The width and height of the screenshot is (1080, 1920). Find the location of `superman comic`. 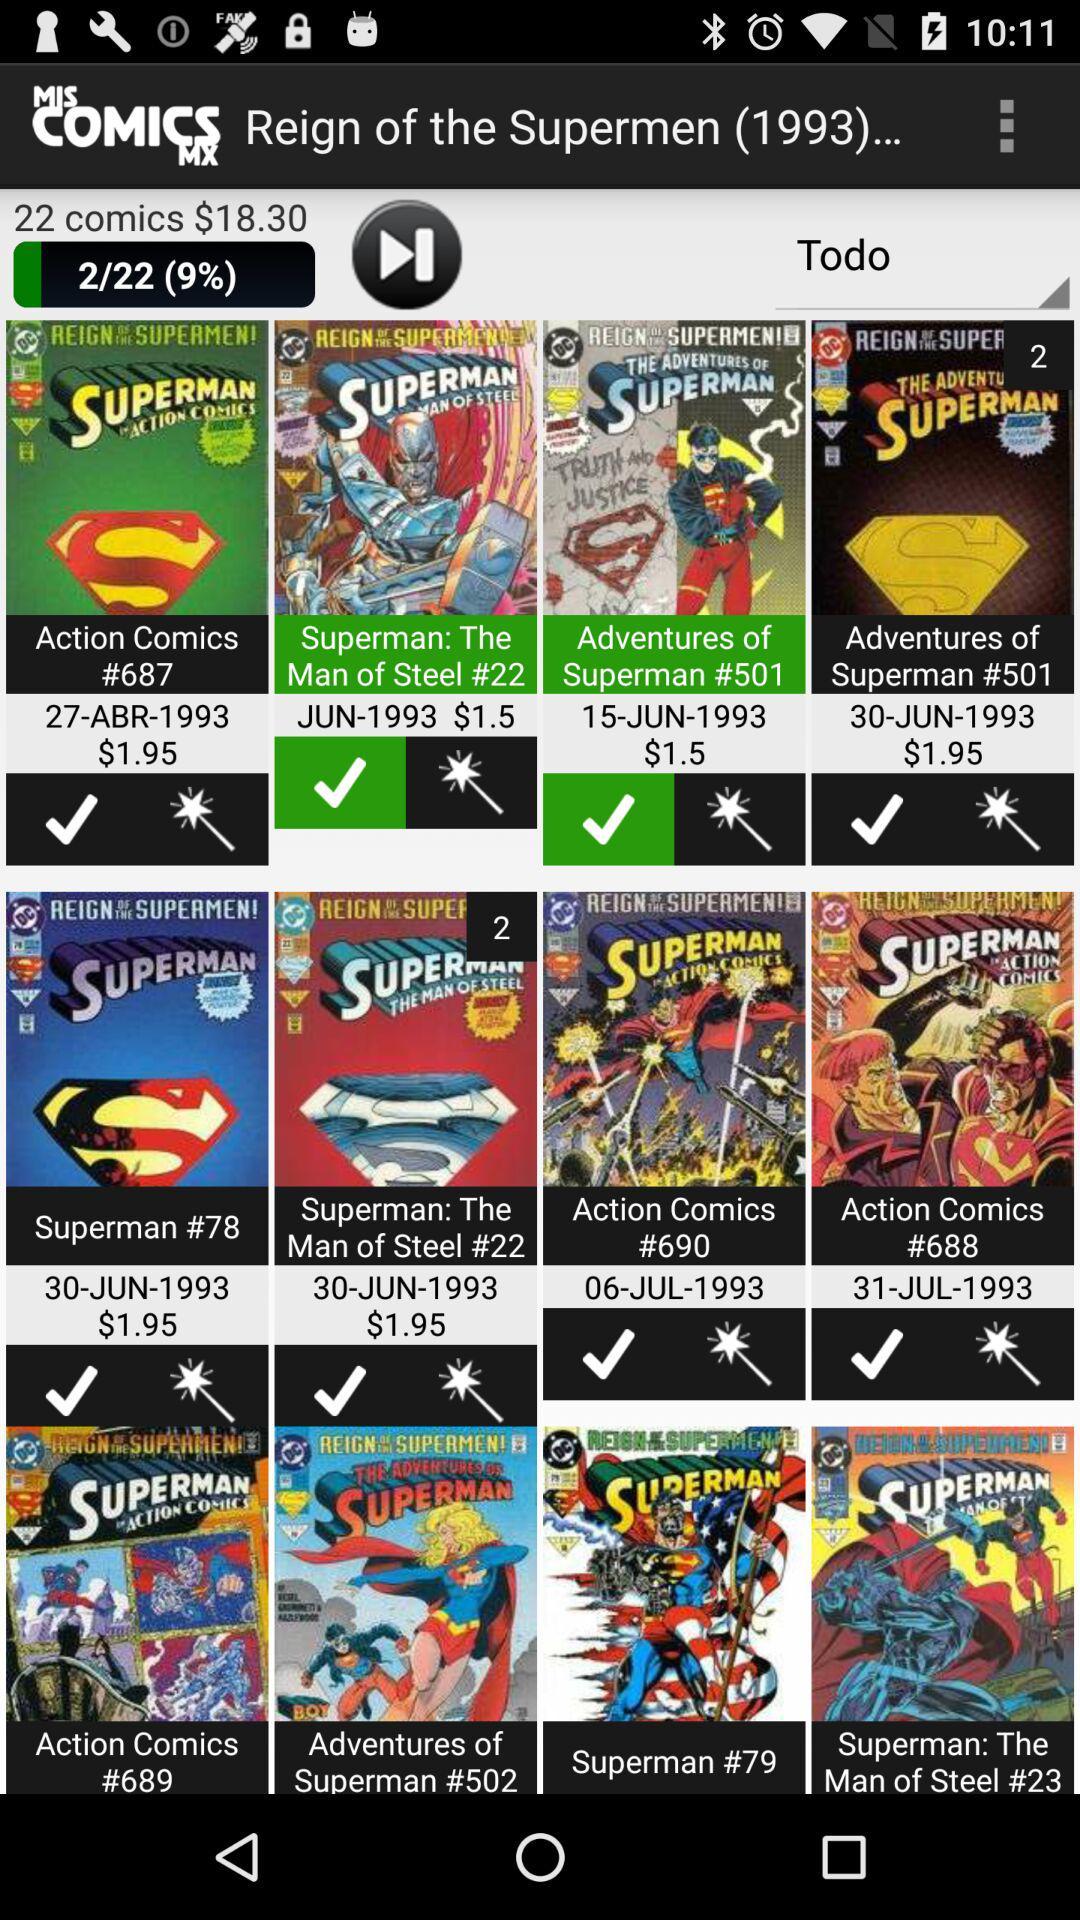

superman comic is located at coordinates (405, 1610).